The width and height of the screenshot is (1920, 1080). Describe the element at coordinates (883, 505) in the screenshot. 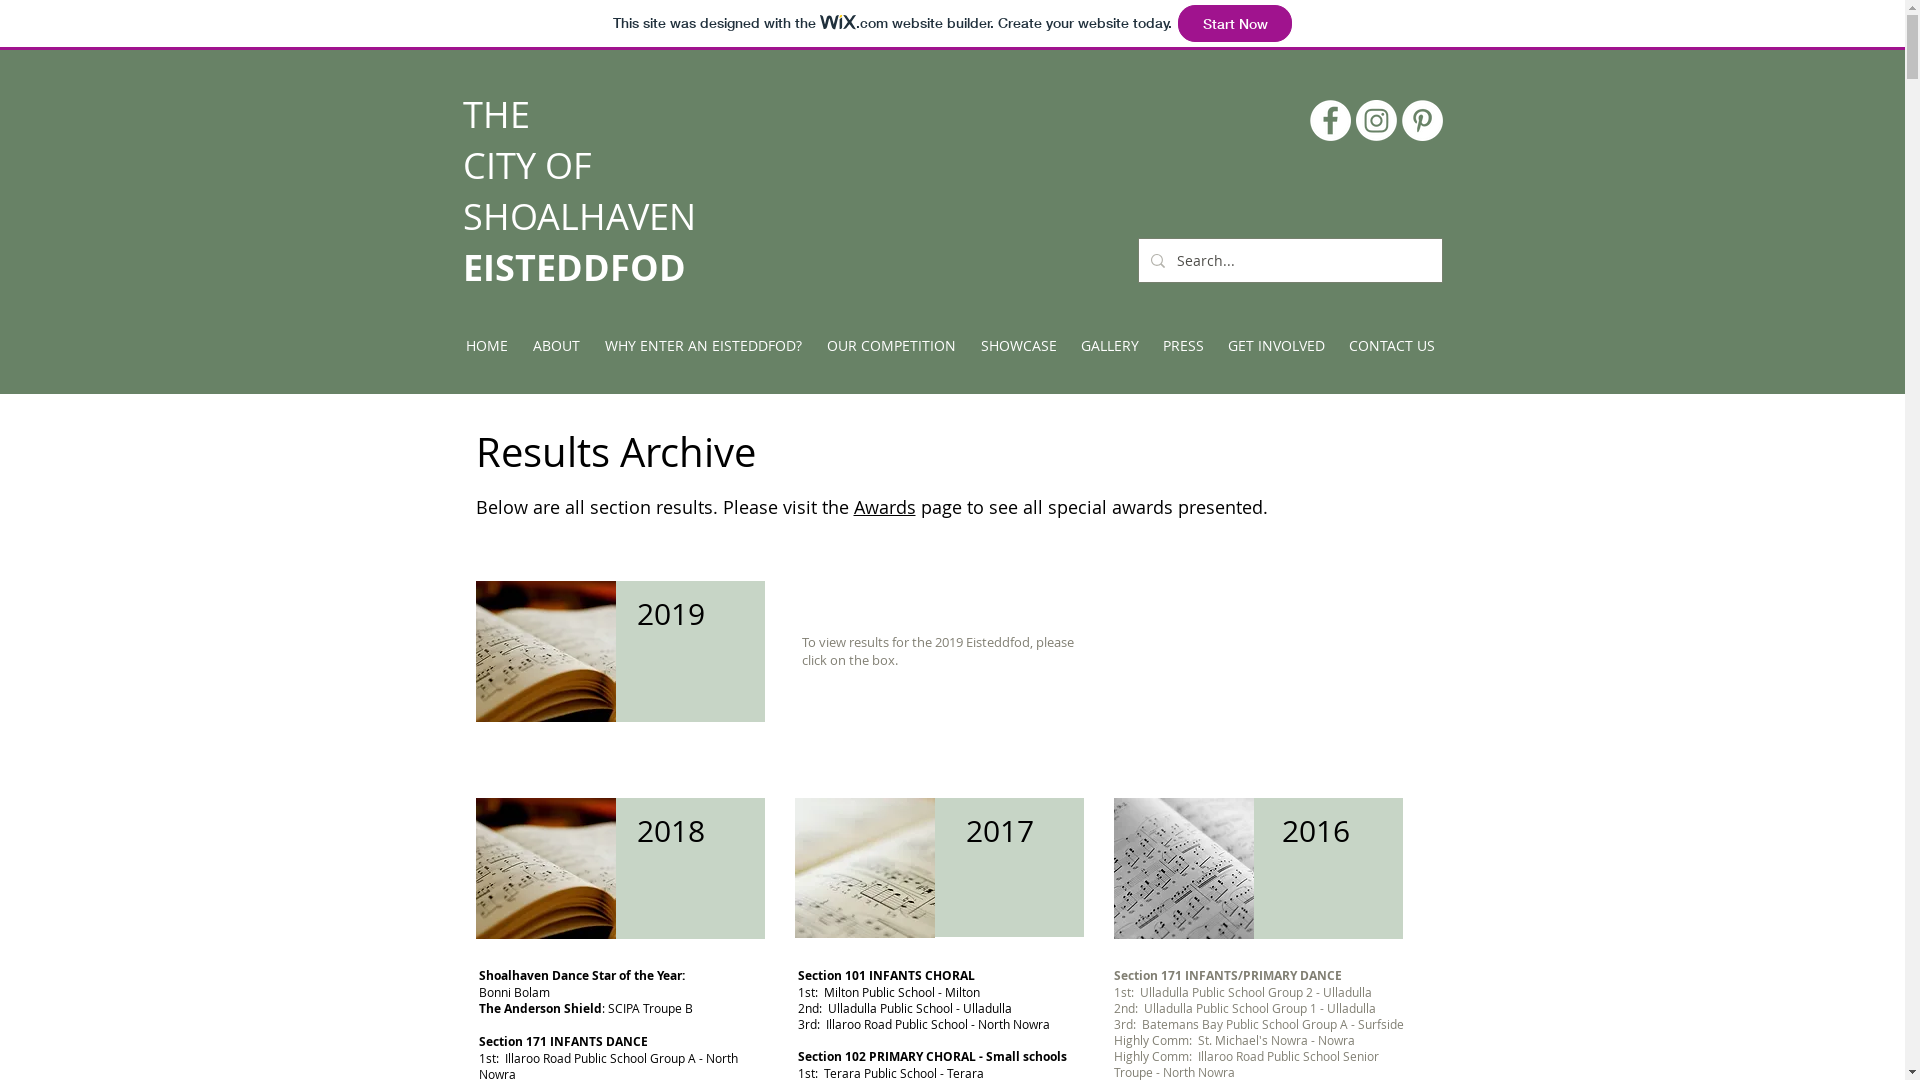

I see `'Awards'` at that location.